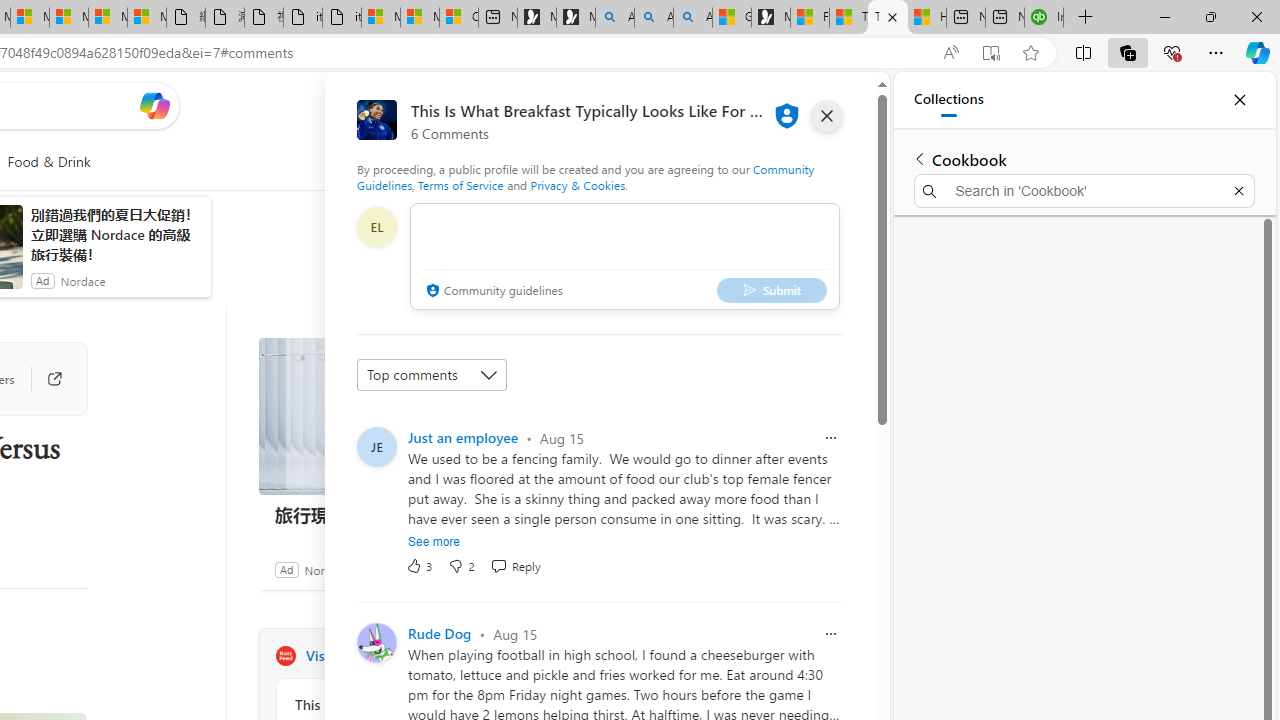 The width and height of the screenshot is (1280, 720). Describe the element at coordinates (770, 290) in the screenshot. I see `'Submit'` at that location.